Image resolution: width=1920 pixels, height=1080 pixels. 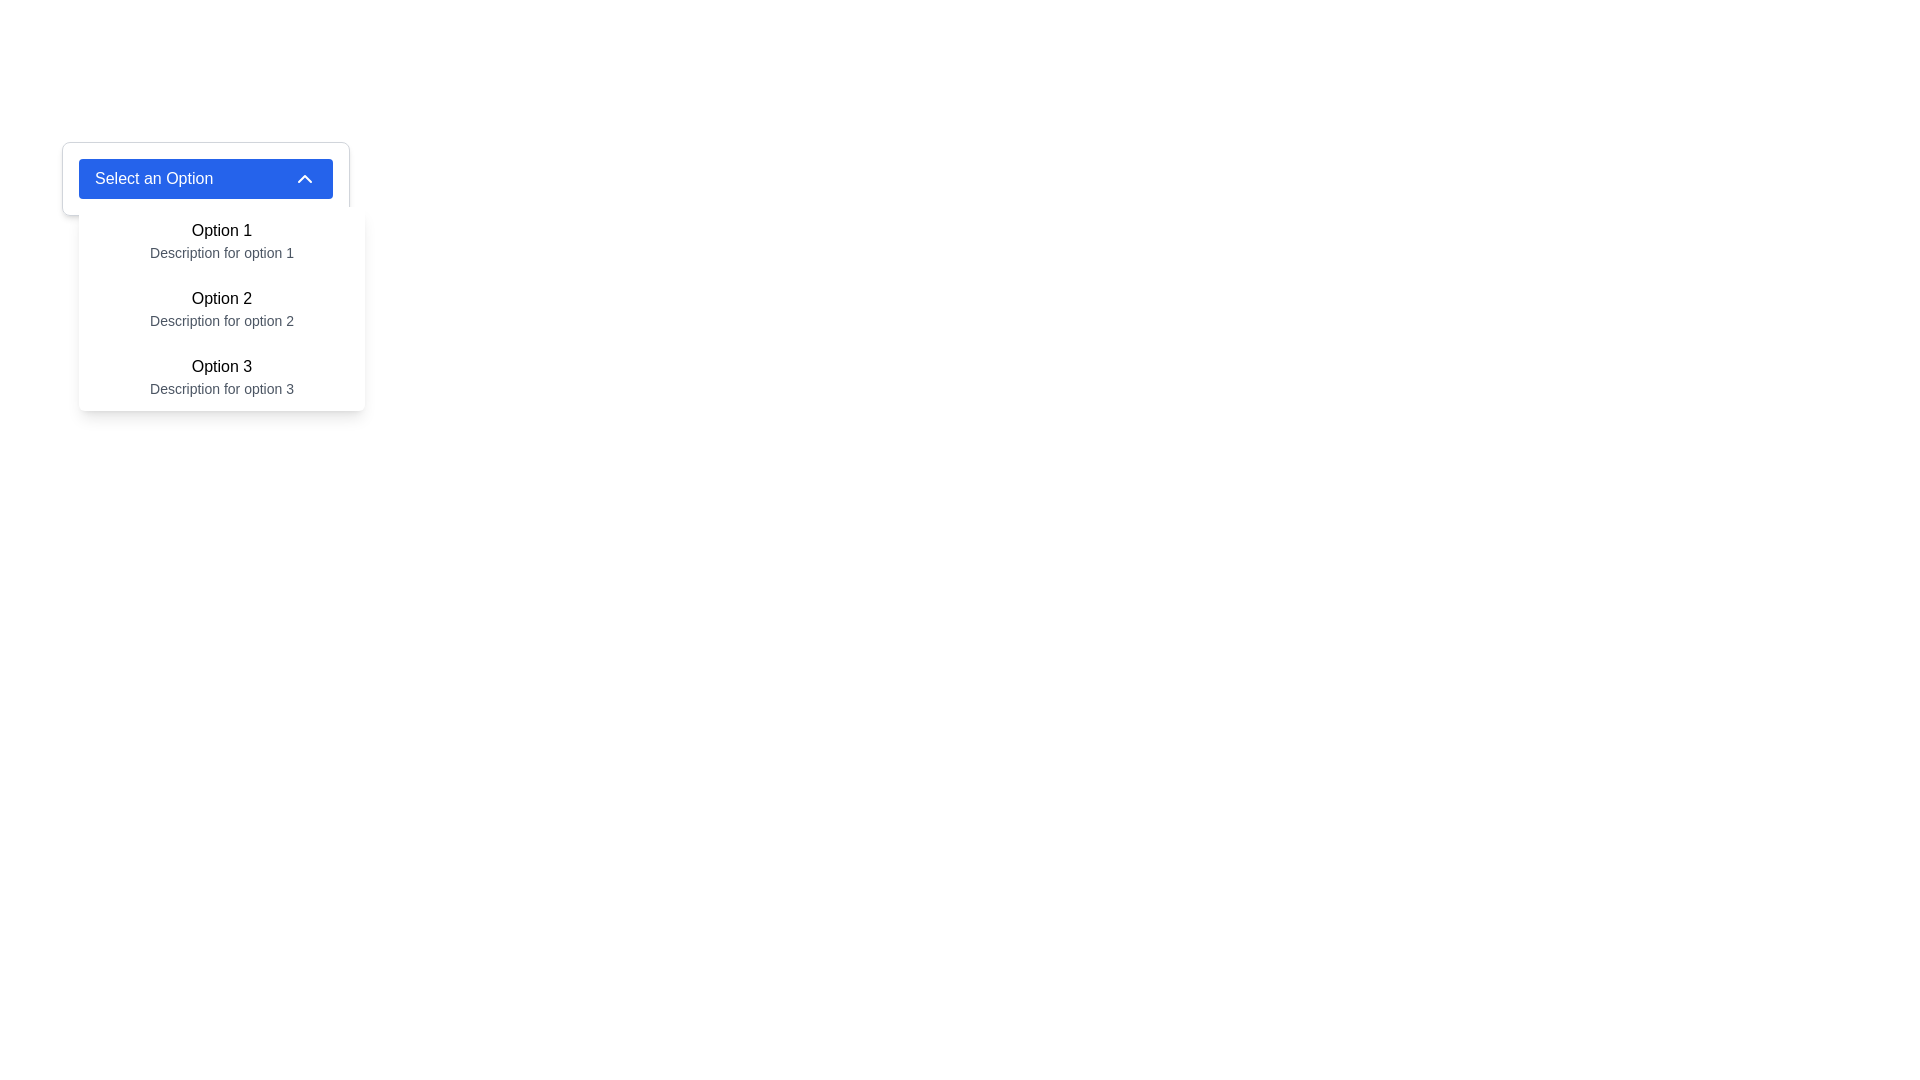 What do you see at coordinates (221, 319) in the screenshot?
I see `the text label displaying 'Description for option 2', which is positioned directly below 'Option 2' in the dropdown list` at bounding box center [221, 319].